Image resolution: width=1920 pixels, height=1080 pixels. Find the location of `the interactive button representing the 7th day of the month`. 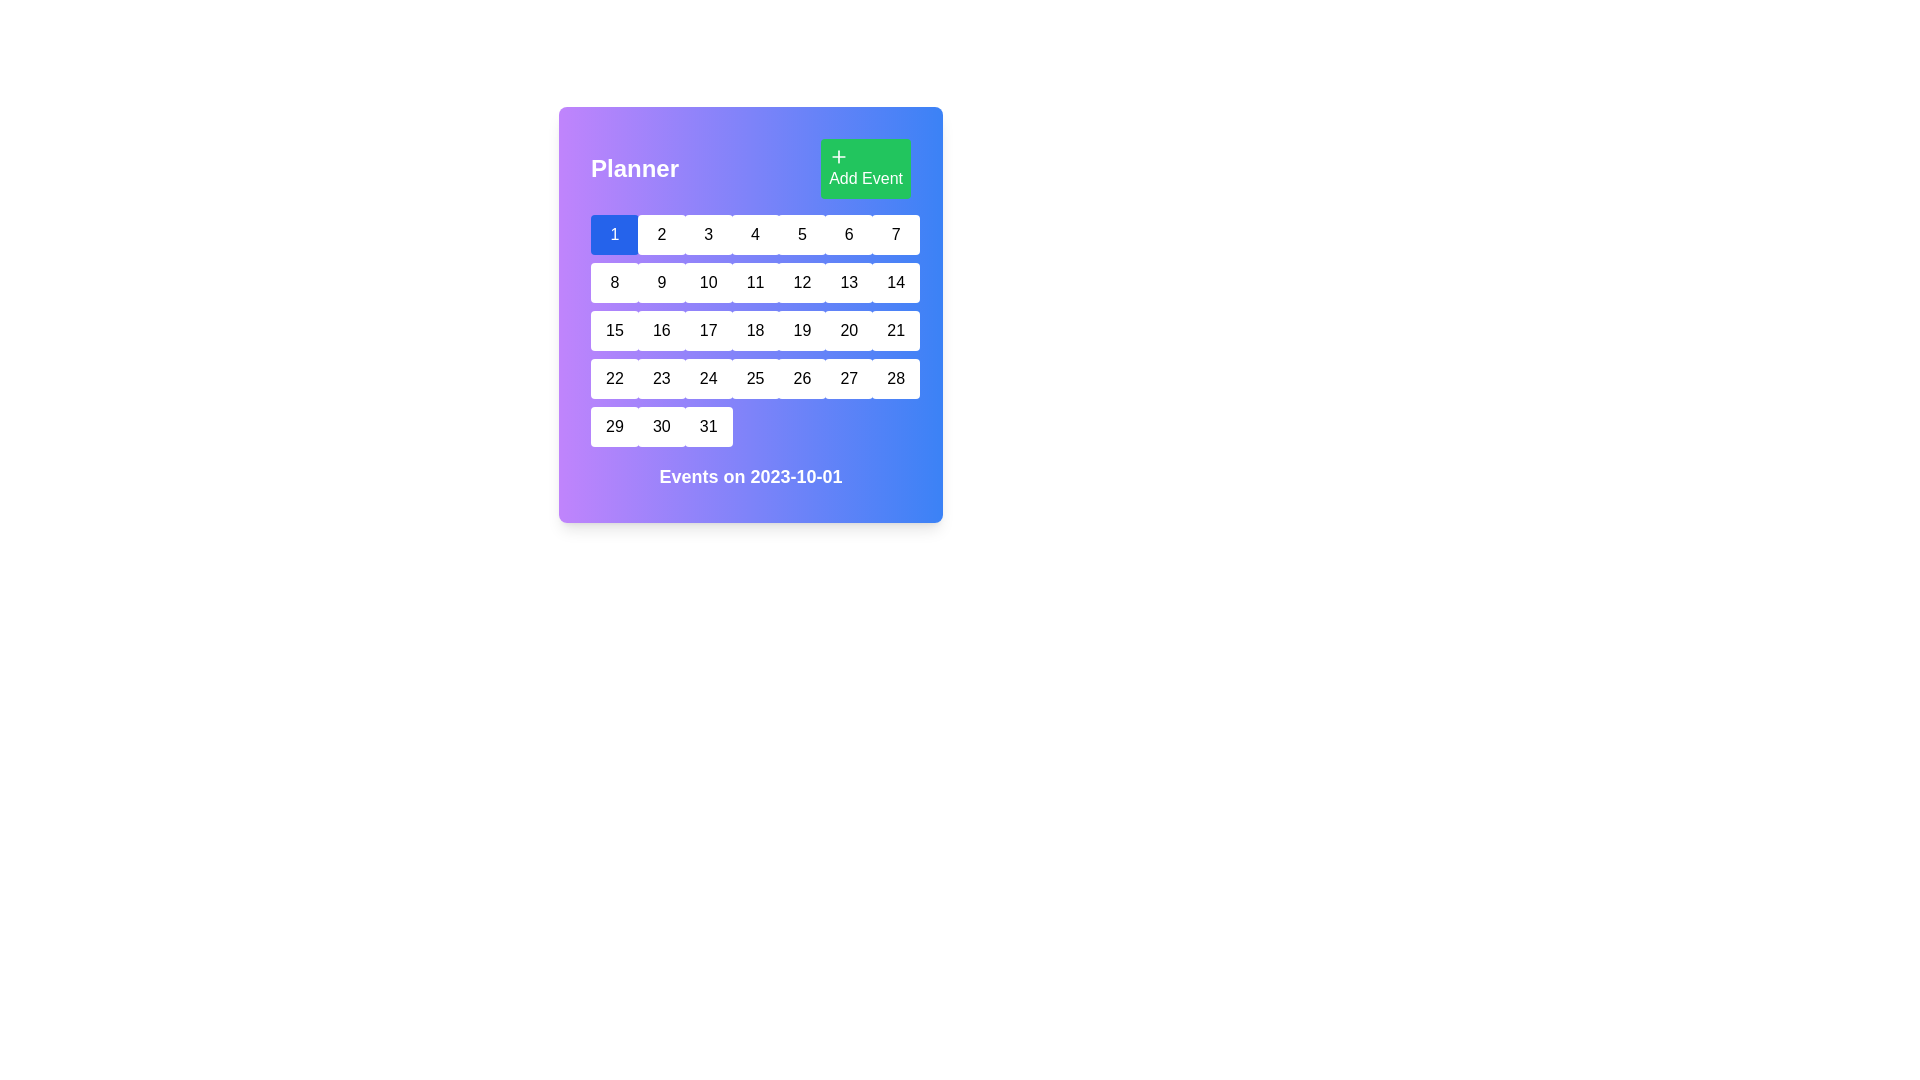

the interactive button representing the 7th day of the month is located at coordinates (895, 234).